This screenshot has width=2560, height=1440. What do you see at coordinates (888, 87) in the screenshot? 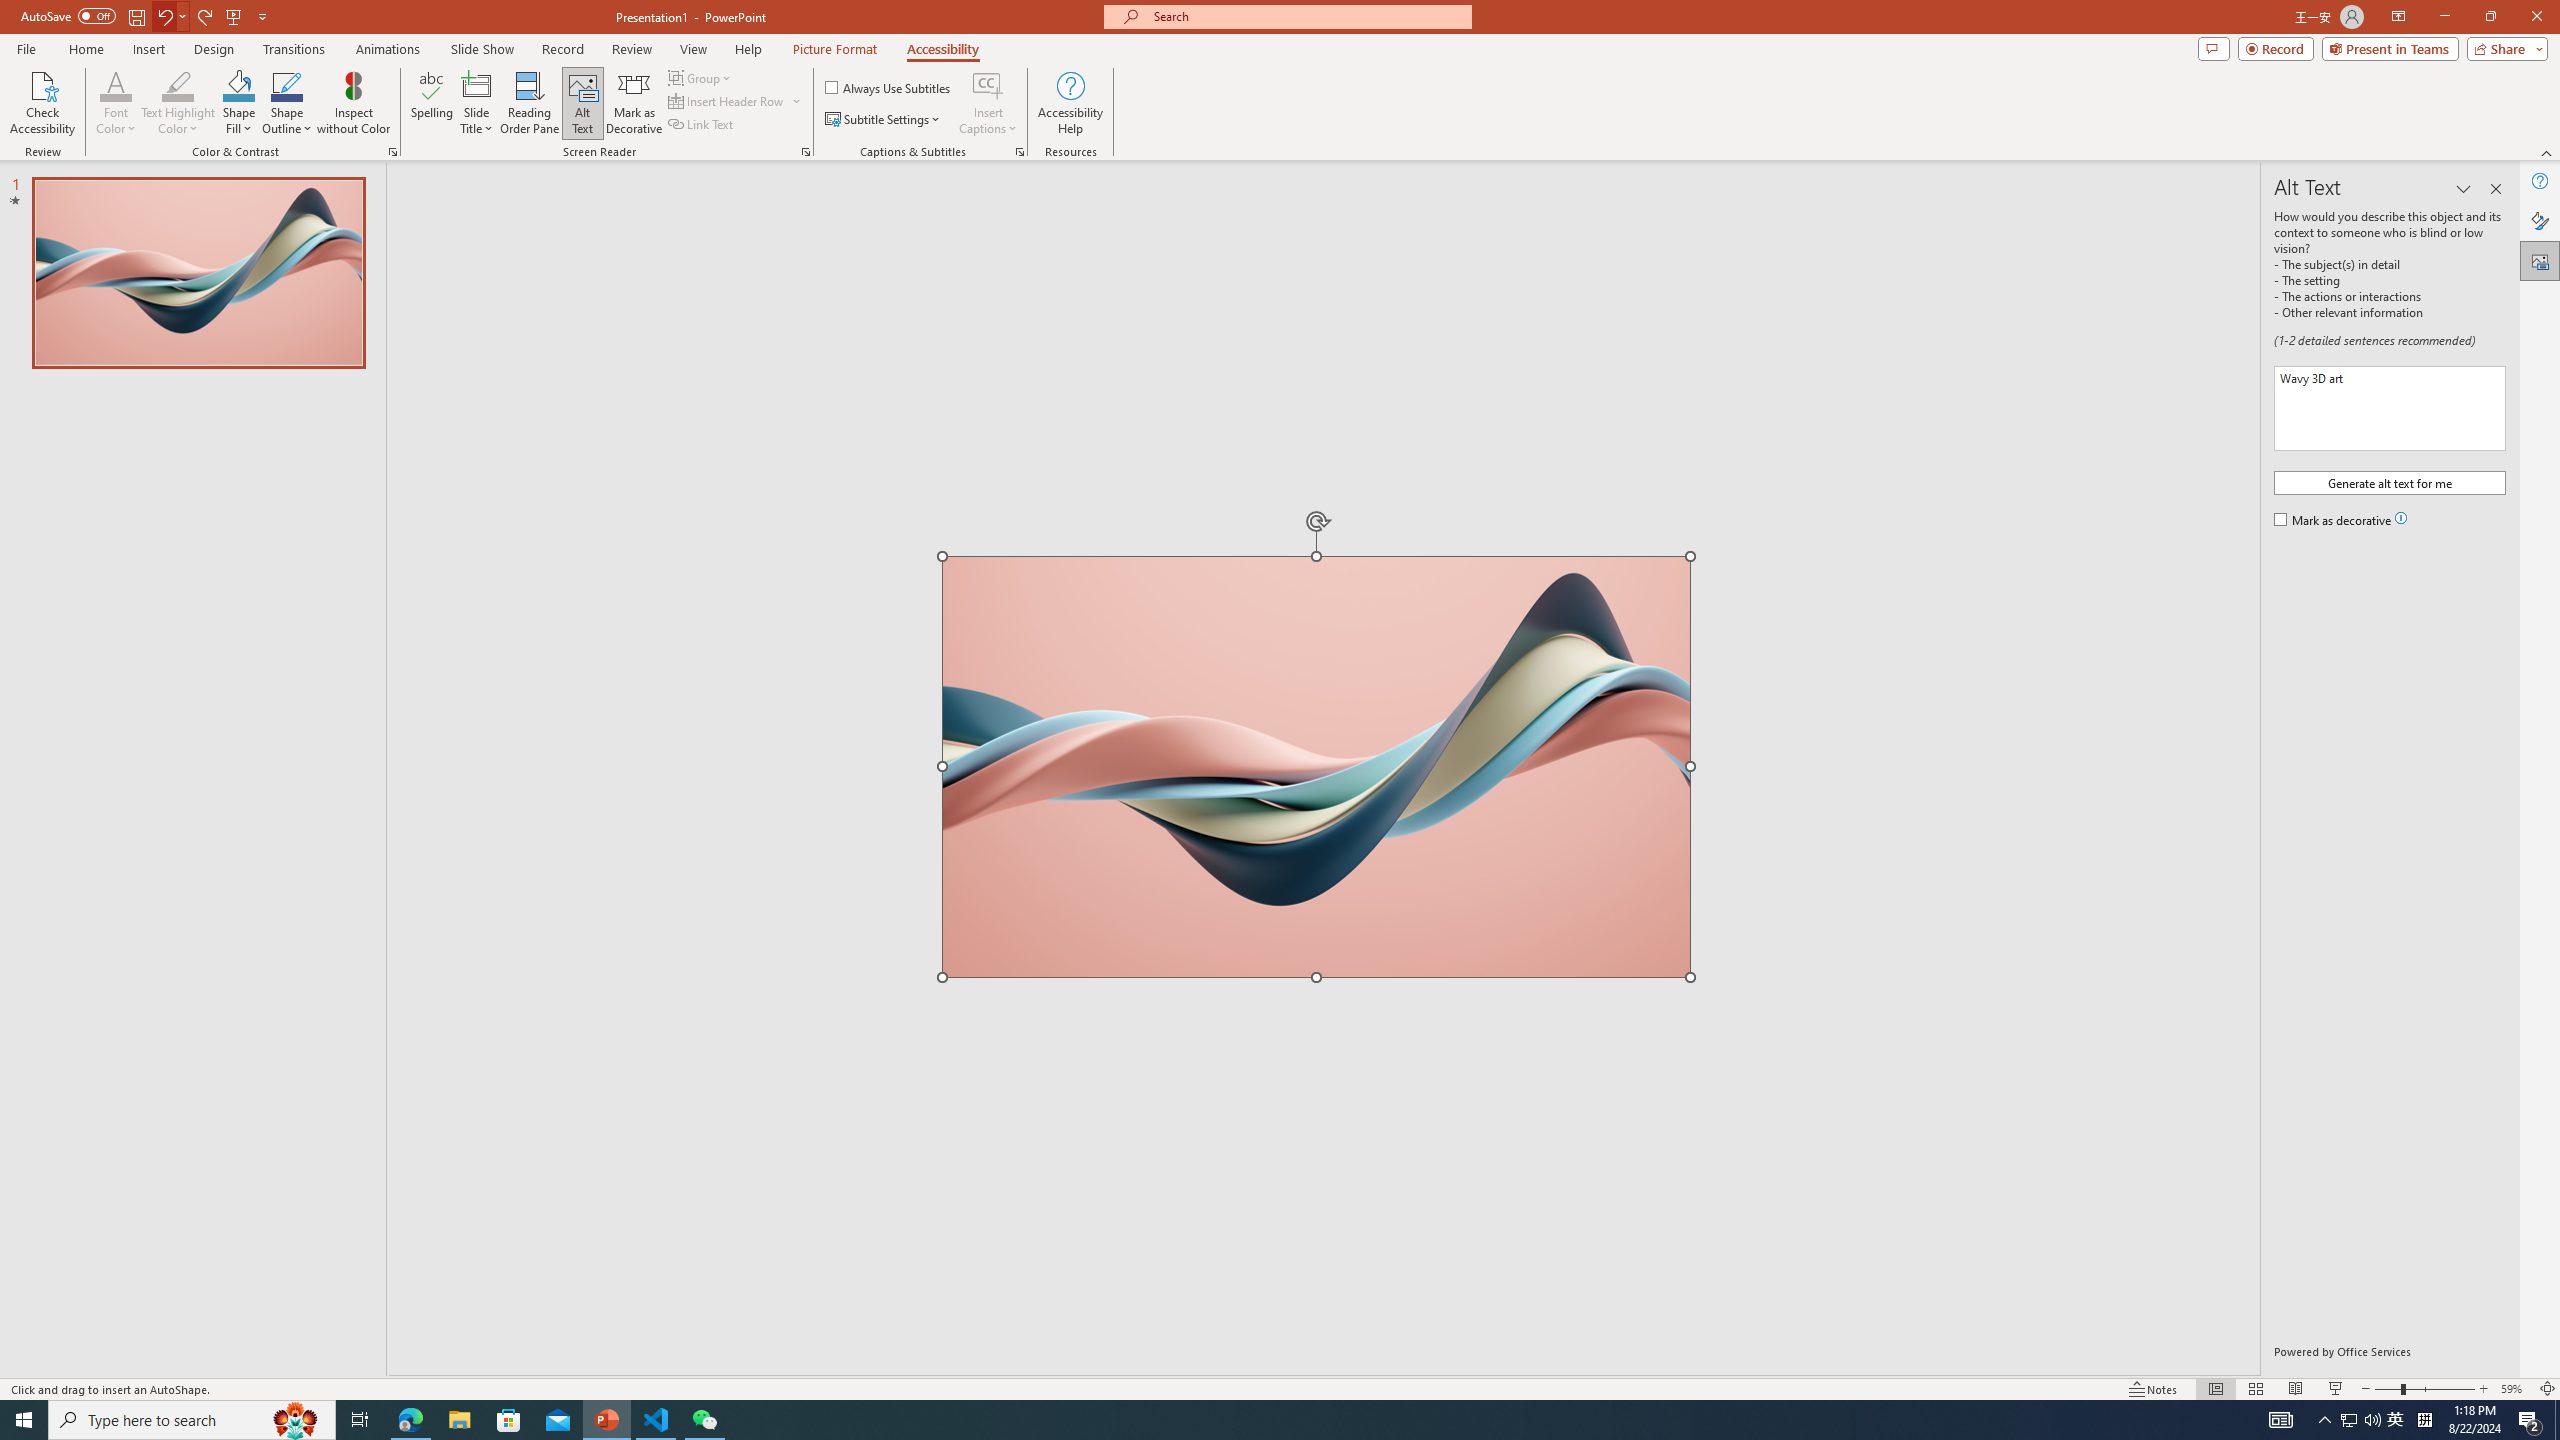
I see `'Always Use Subtitles'` at bounding box center [888, 87].